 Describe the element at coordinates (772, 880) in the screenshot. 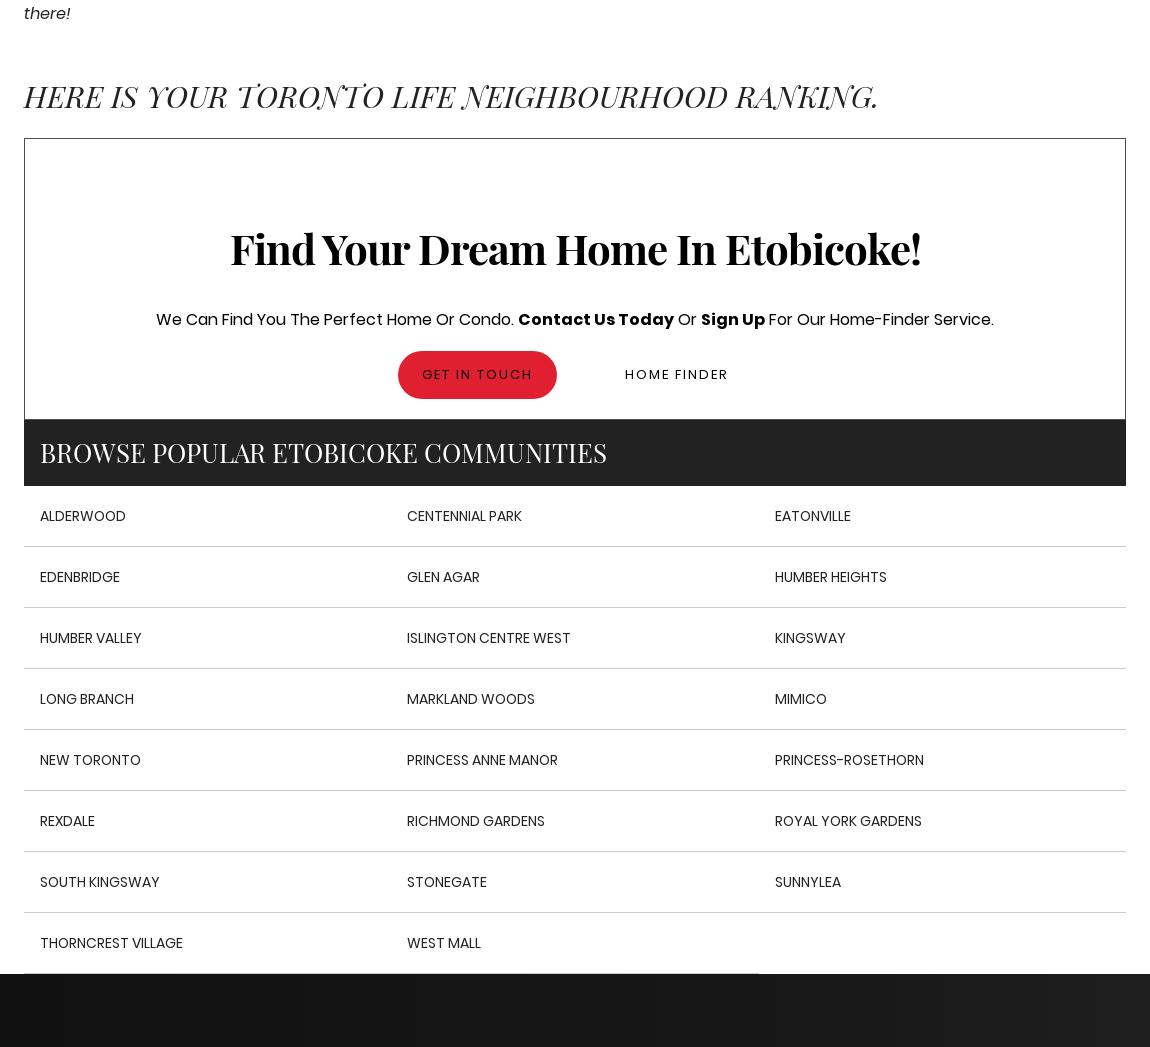

I see `'Sunnylea'` at that location.